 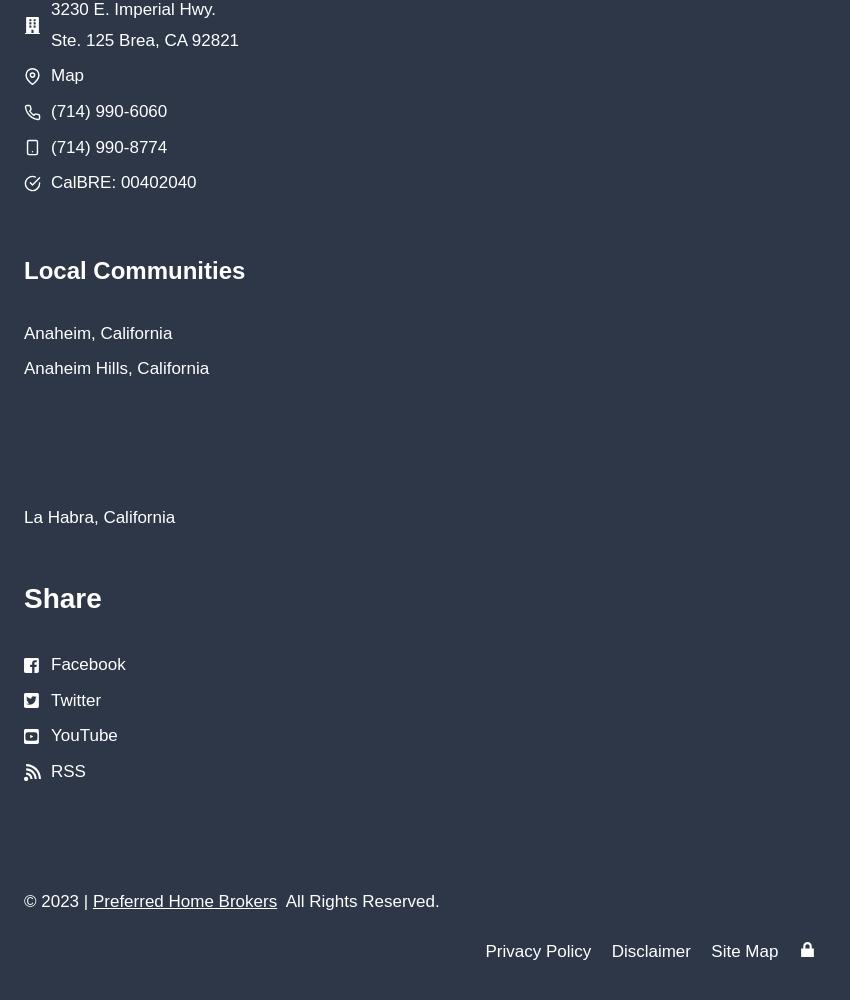 I want to click on 'Twitter', so click(x=75, y=698).